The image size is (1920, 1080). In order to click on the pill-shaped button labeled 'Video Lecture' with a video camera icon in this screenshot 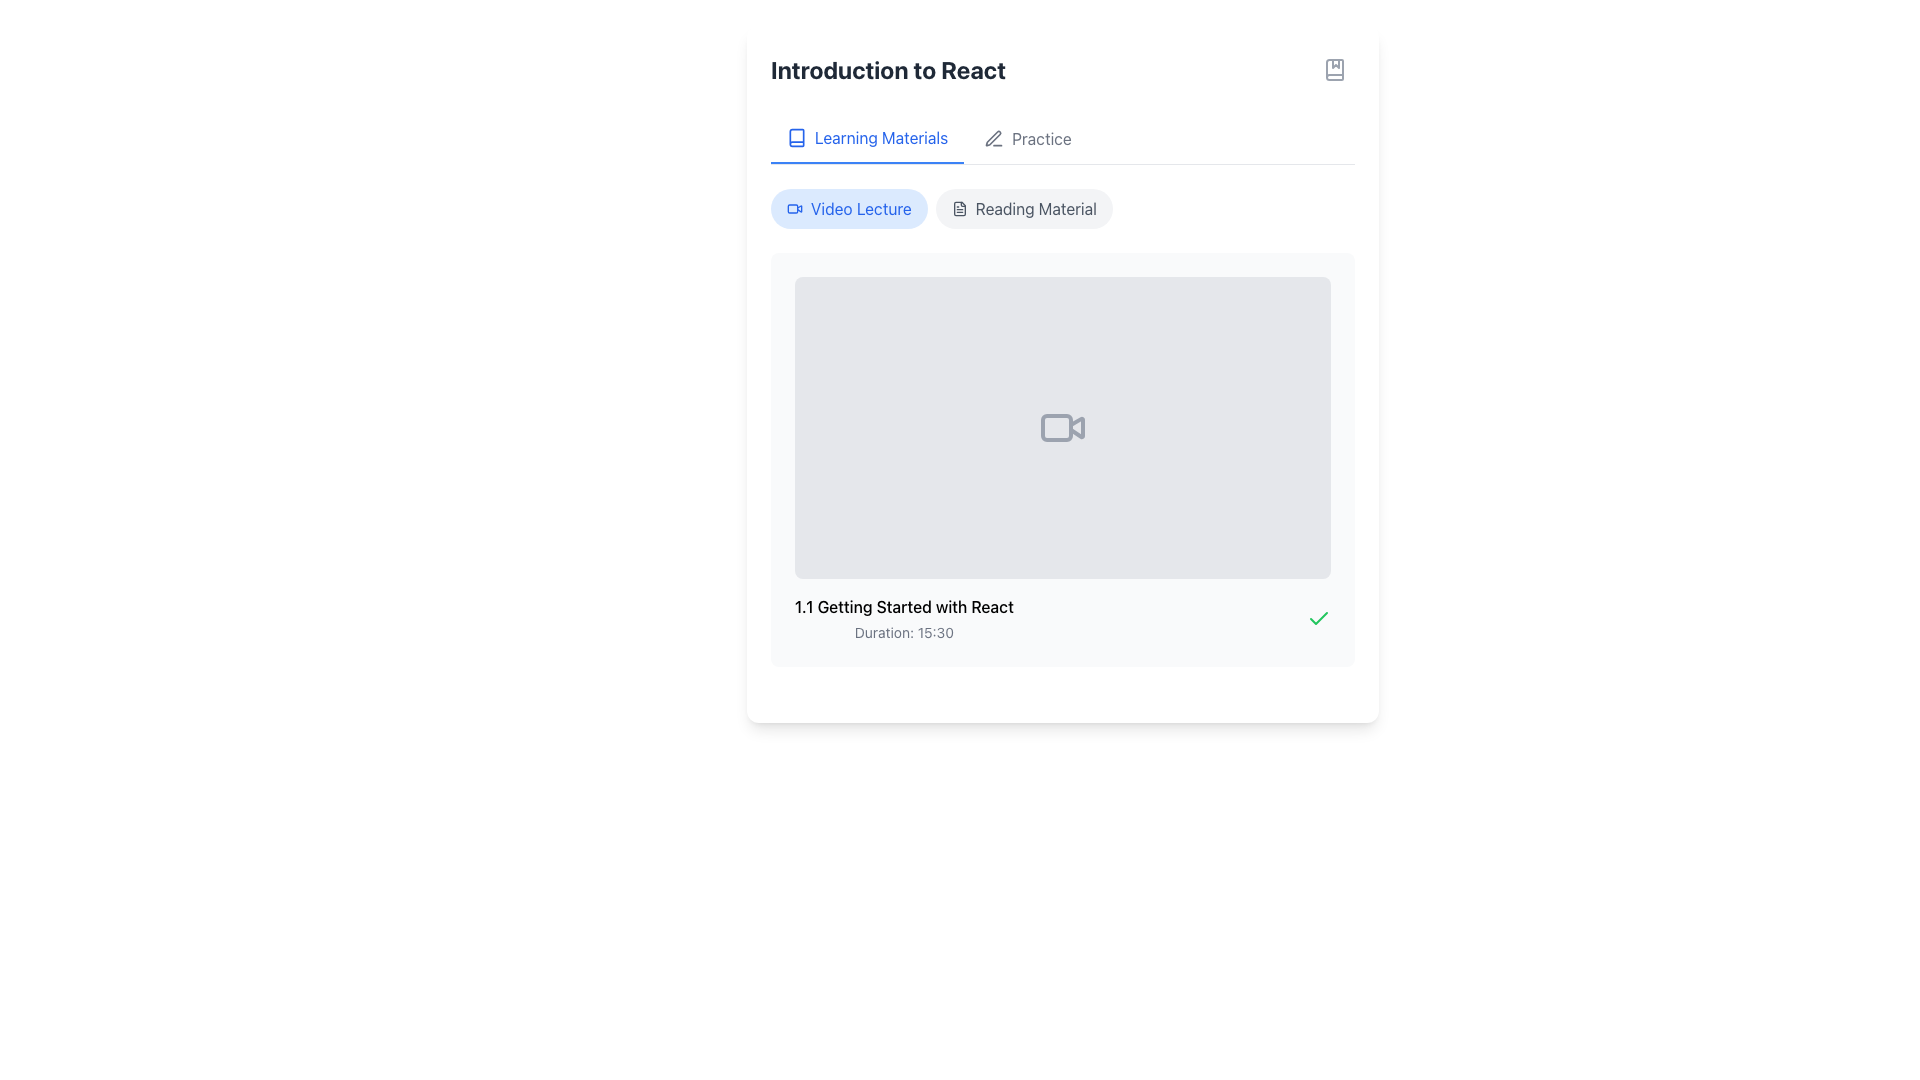, I will do `click(849, 208)`.